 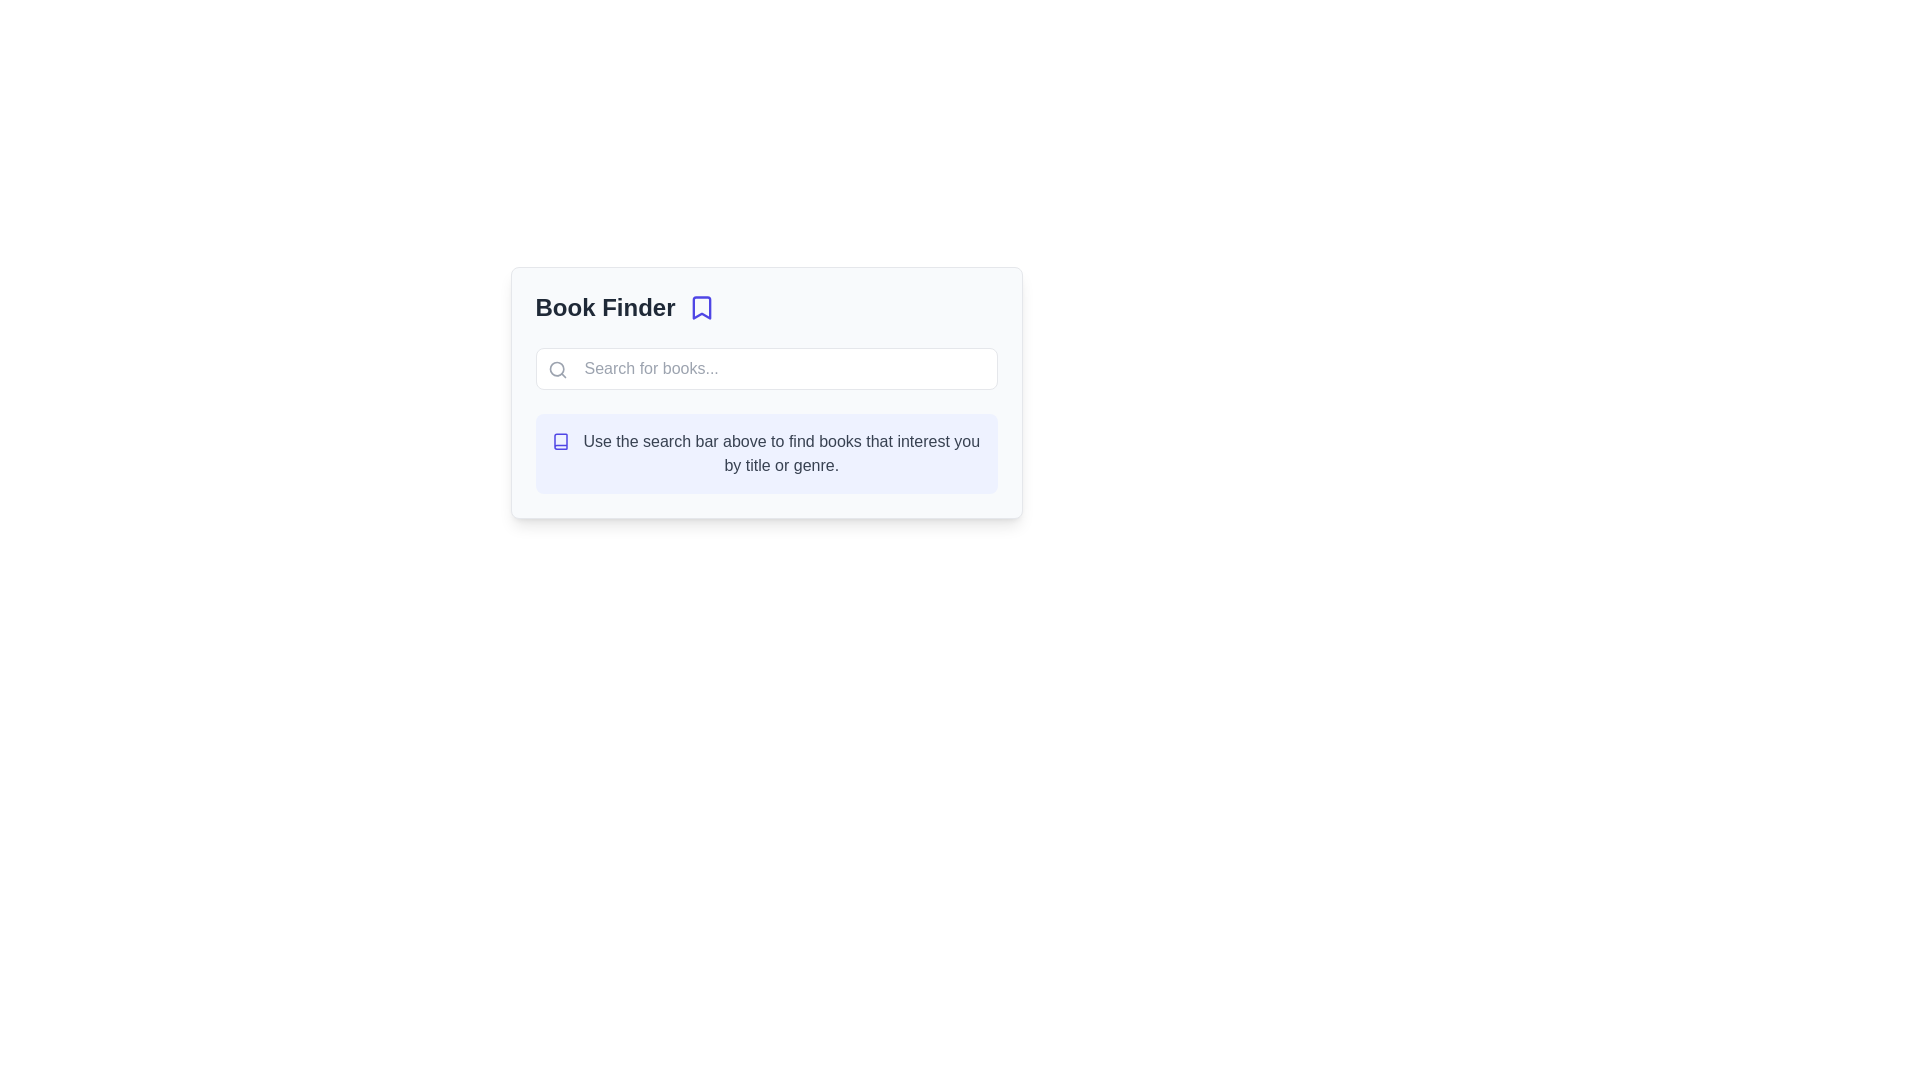 I want to click on the central circle component of the magnifying glass icon, which has a defined border stroke and is located towards the left side of the input/search bar in the 'Book Finder' interface, so click(x=556, y=369).